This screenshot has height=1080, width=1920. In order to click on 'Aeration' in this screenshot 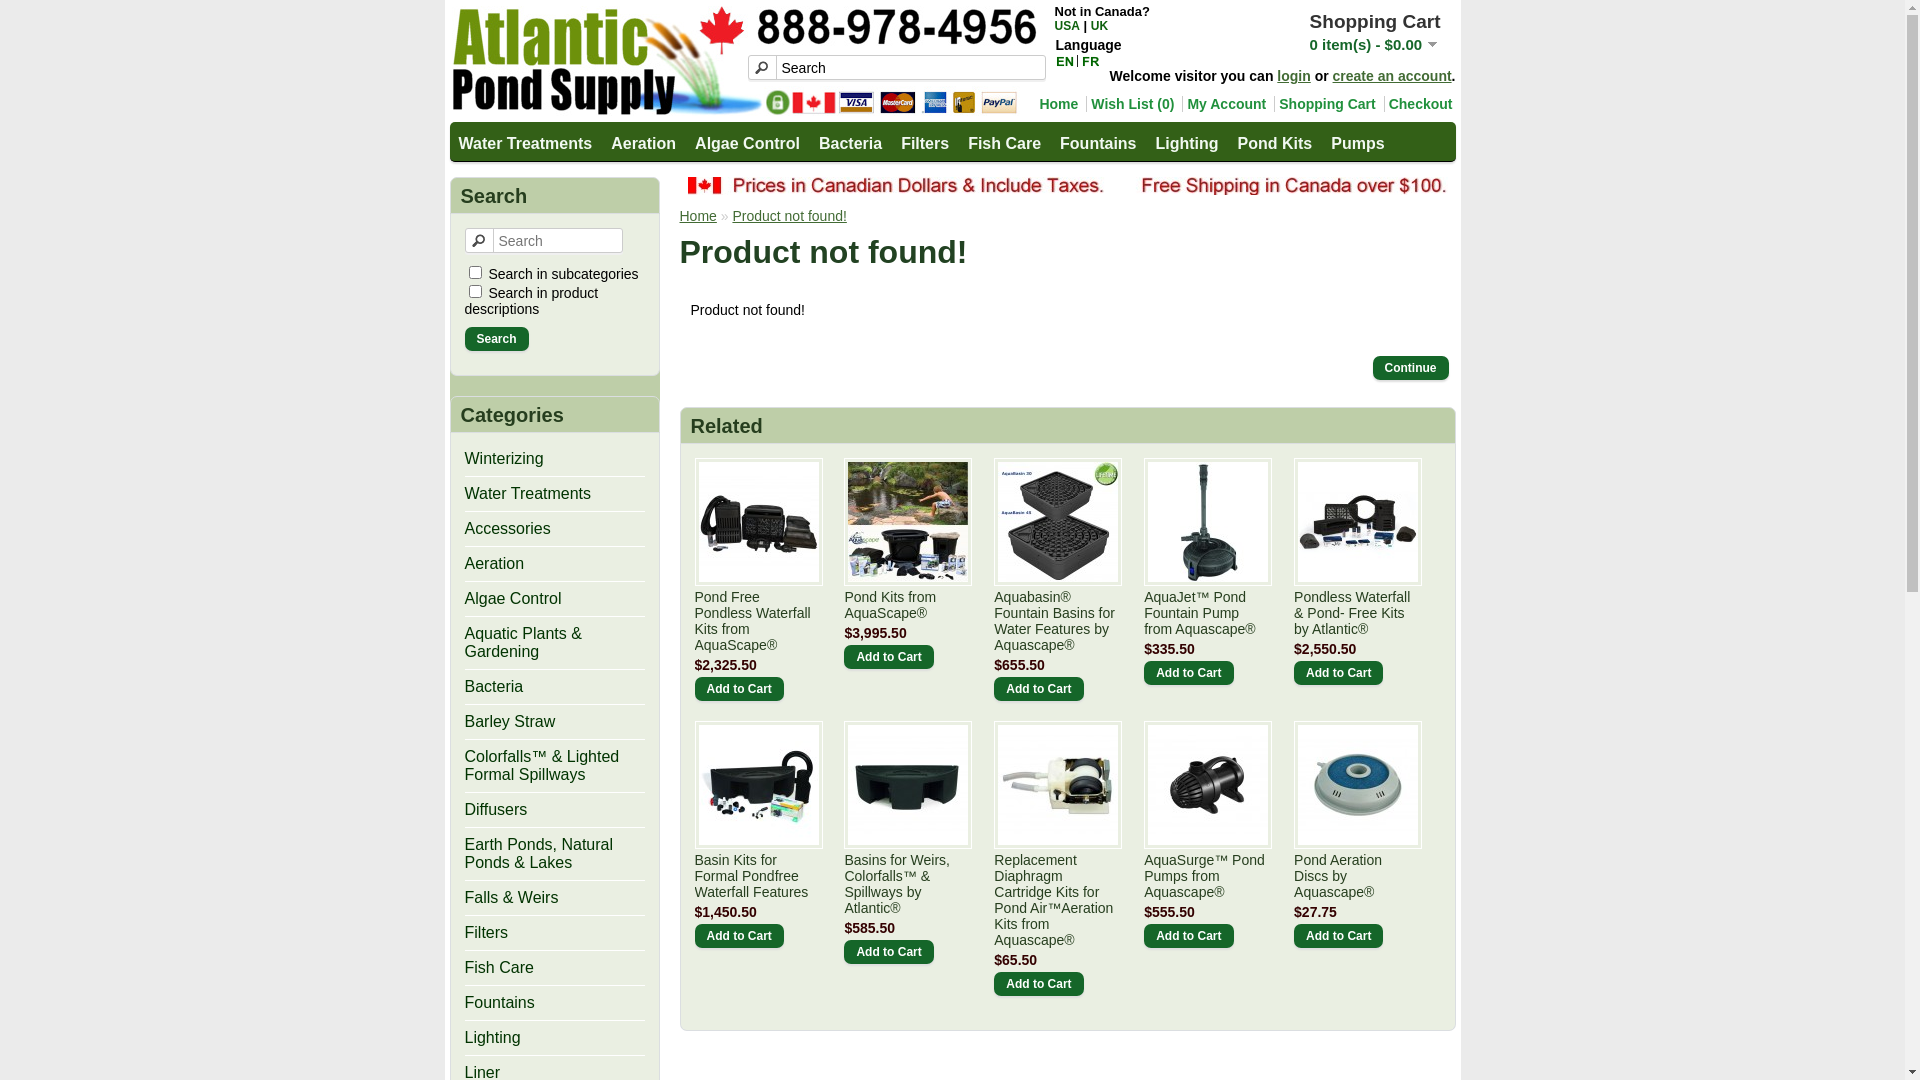, I will do `click(494, 563)`.